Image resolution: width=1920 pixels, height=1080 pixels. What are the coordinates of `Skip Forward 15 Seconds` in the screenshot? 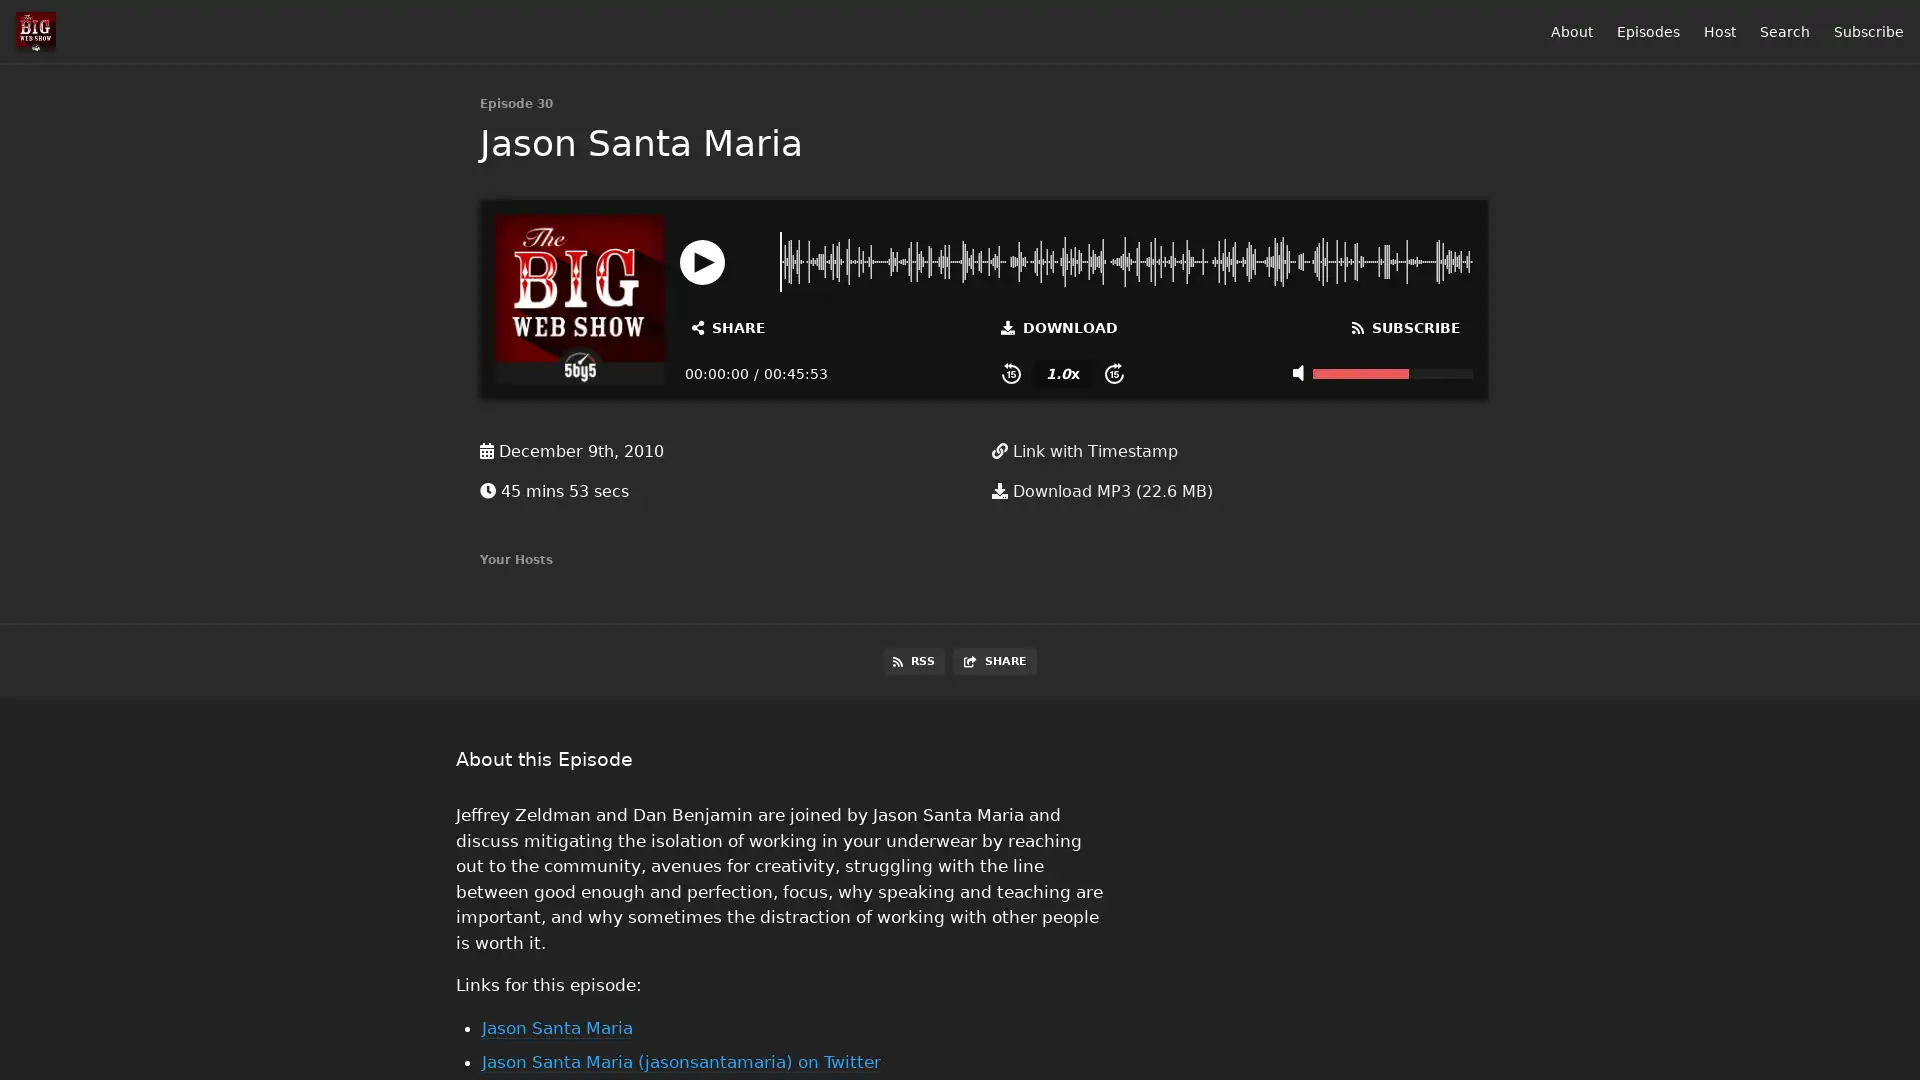 It's located at (1113, 373).